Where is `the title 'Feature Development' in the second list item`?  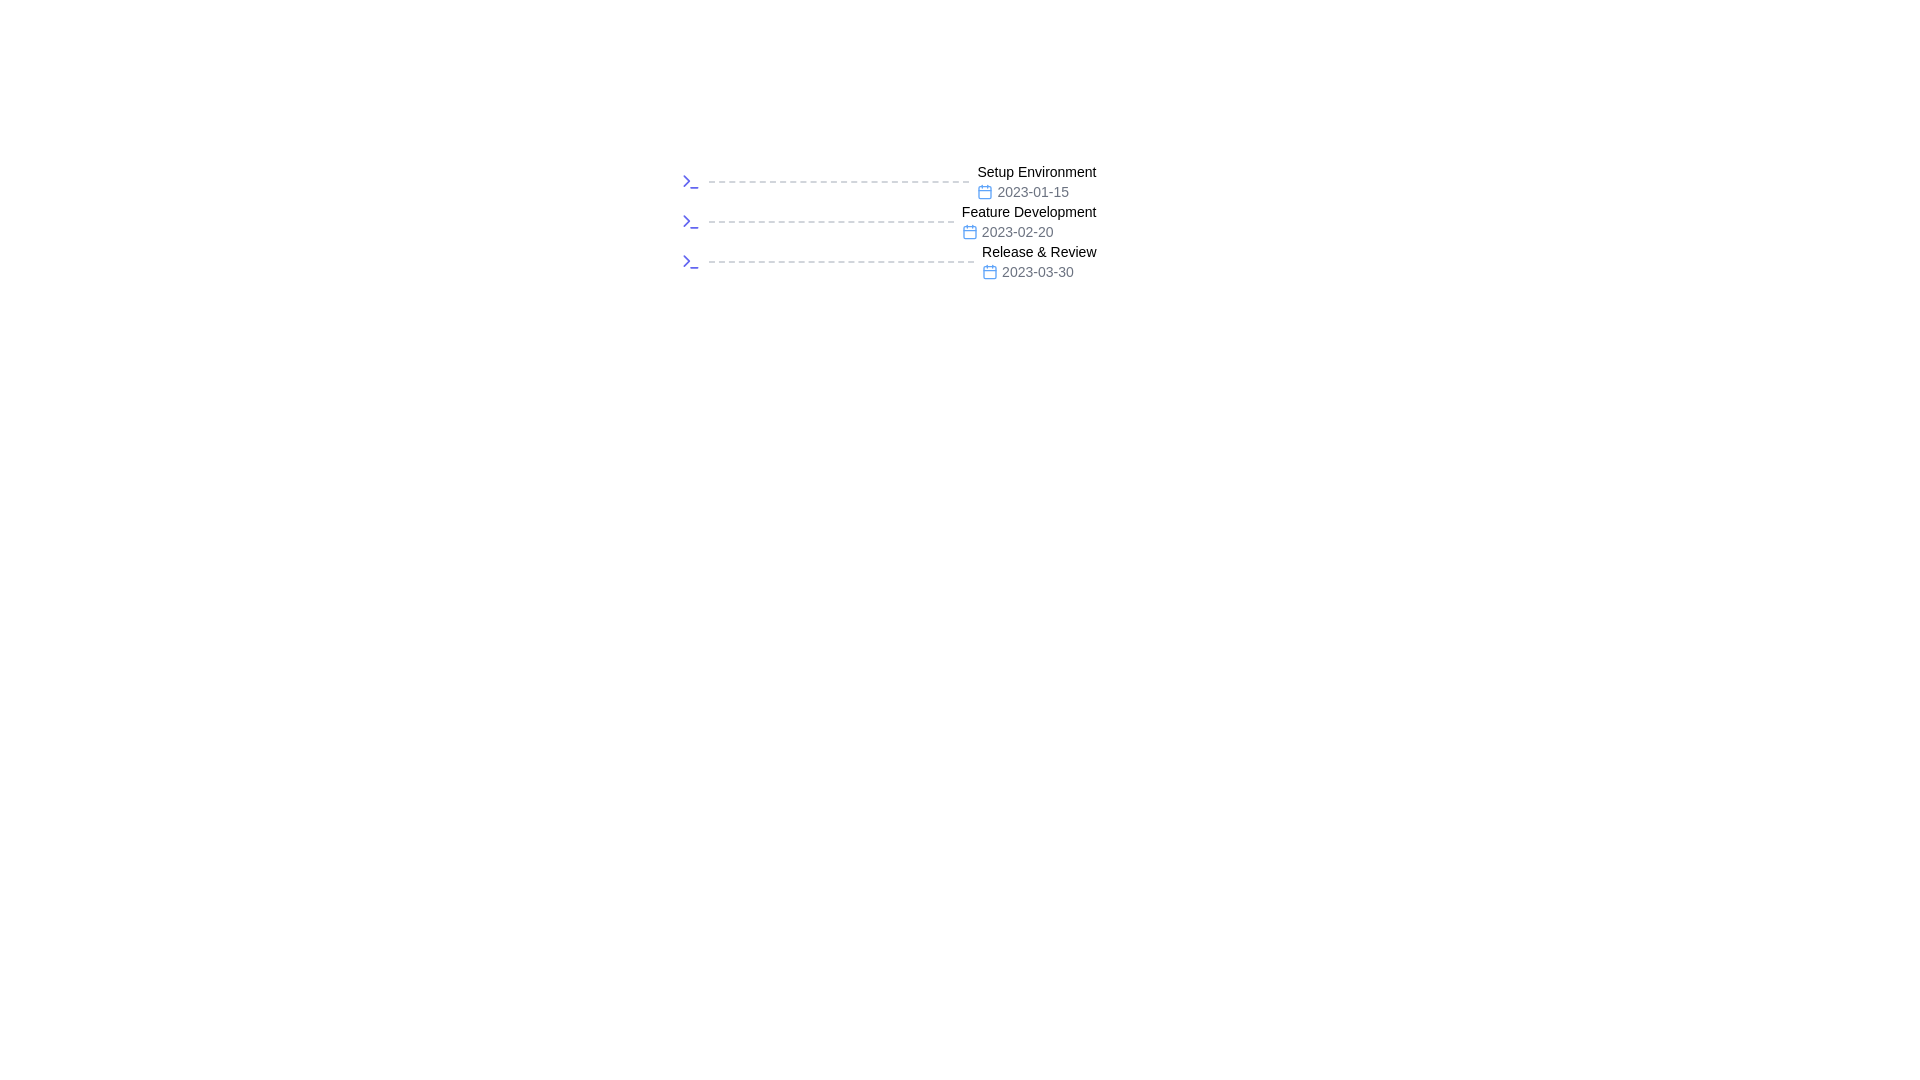
the title 'Feature Development' in the second list item is located at coordinates (887, 222).